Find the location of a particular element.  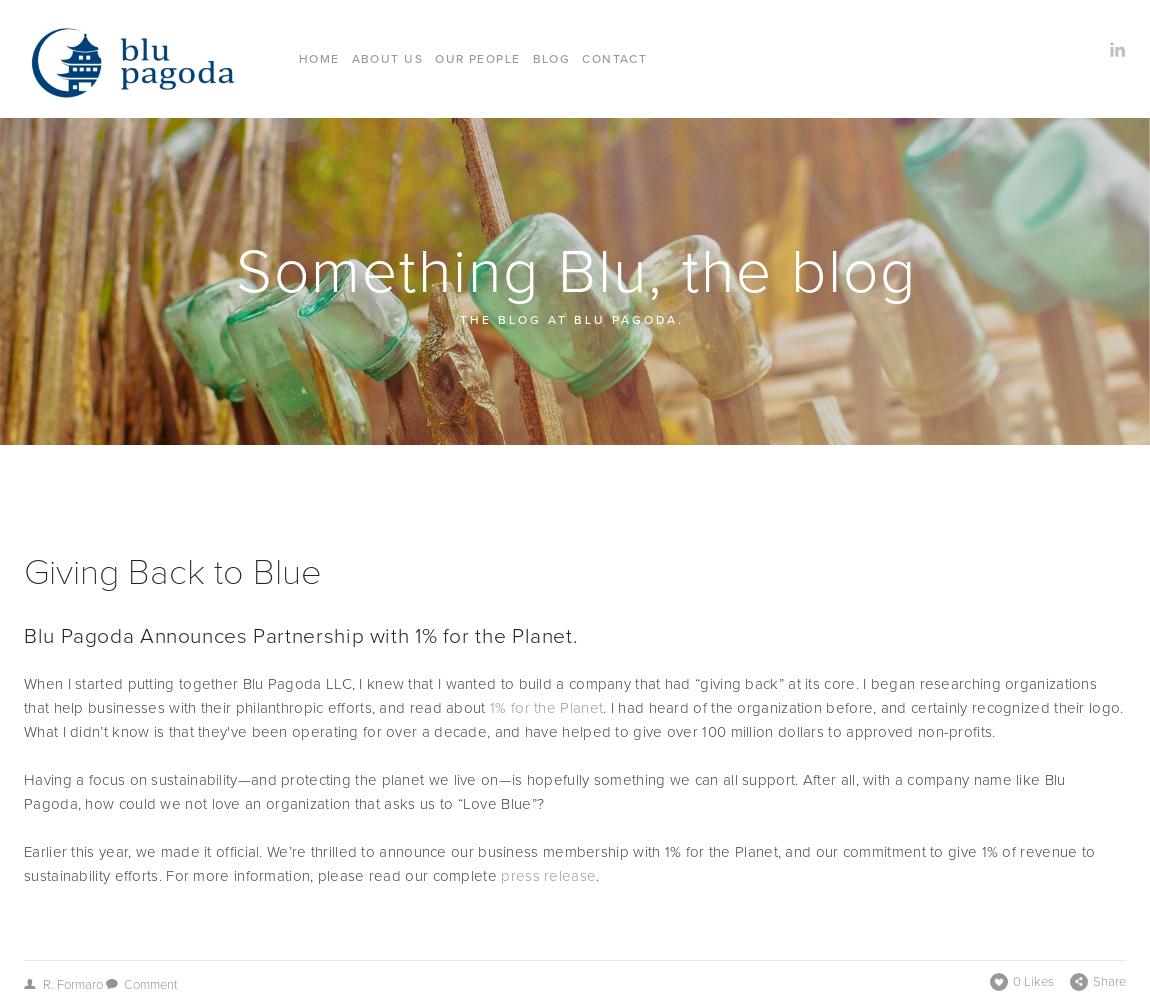

'Earlier this year, we made it official. We’re thrilled to announce our business membership with 1% for the Planet, and our commitment to give 1% of revenue to sustainability efforts. For more information, please read our complete' is located at coordinates (561, 862).